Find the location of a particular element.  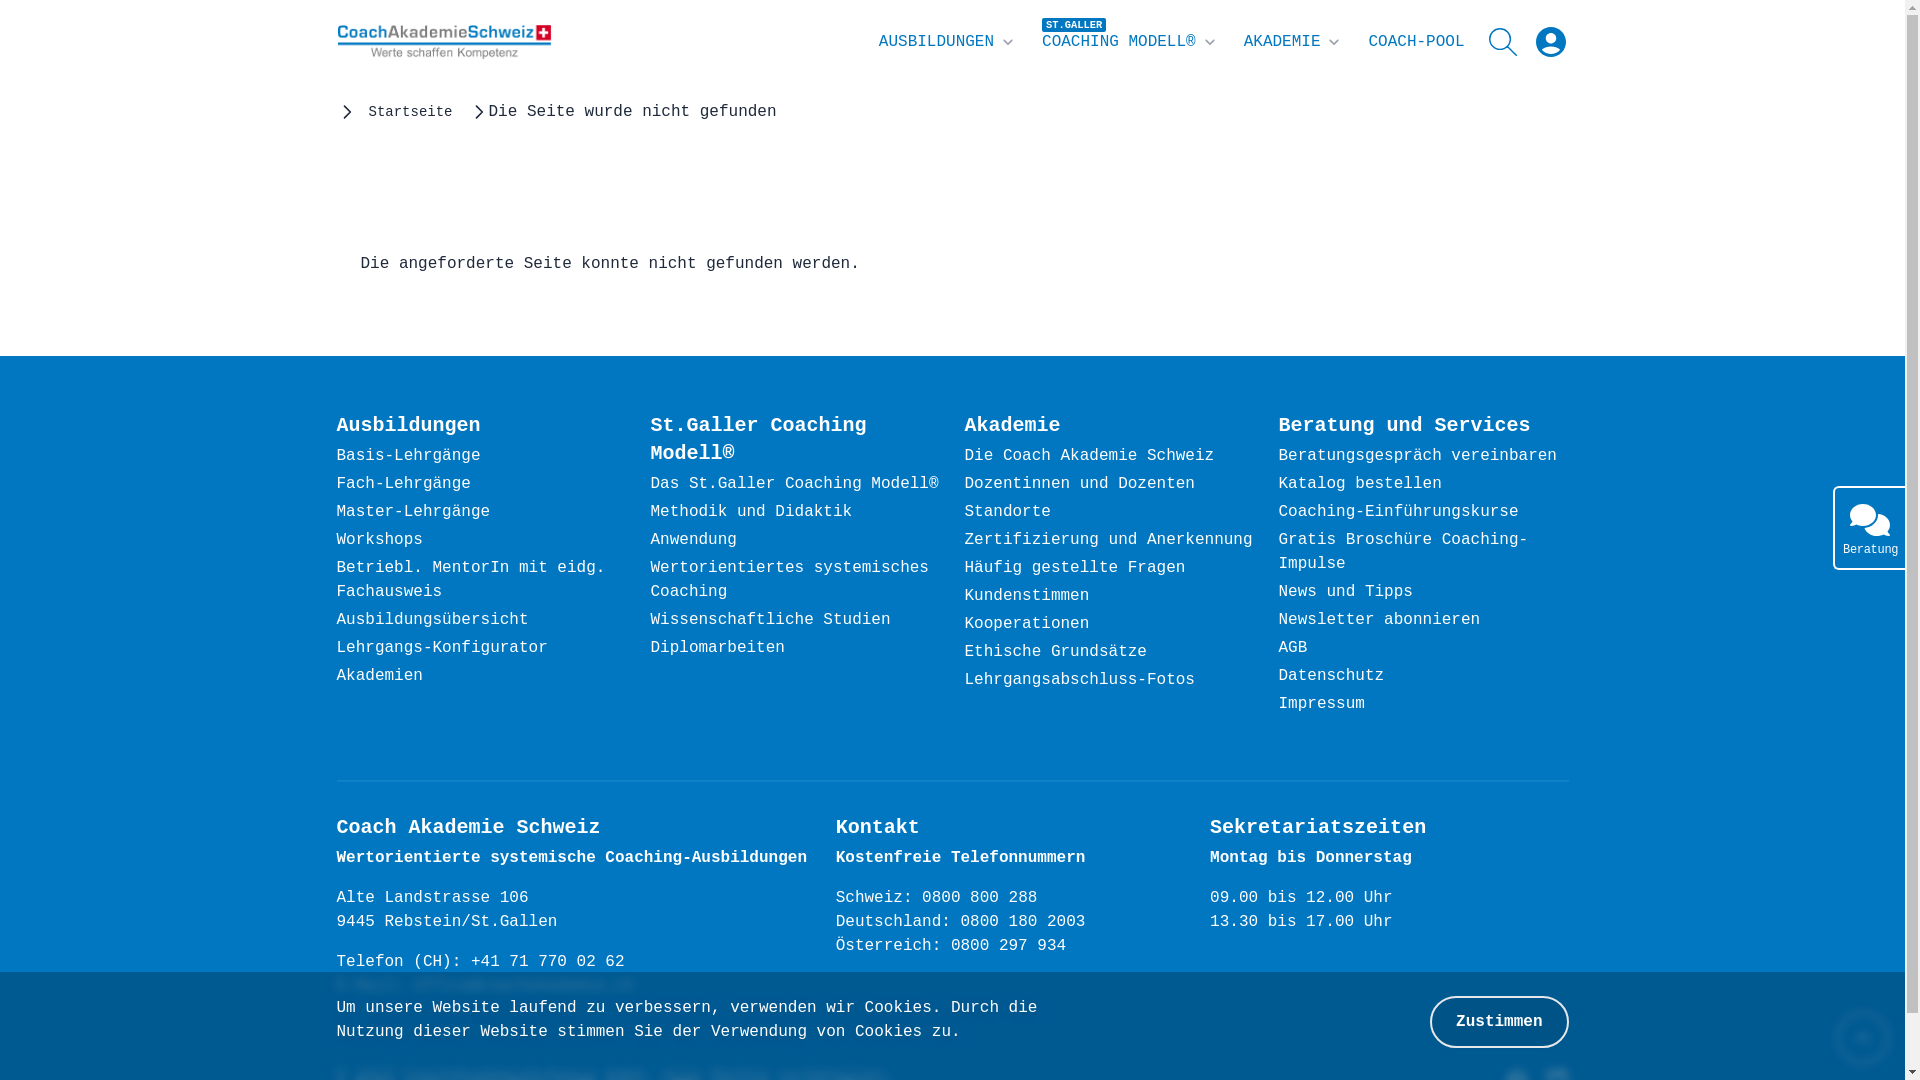

'Die Coach Akademie Schweiz' is located at coordinates (1088, 456).